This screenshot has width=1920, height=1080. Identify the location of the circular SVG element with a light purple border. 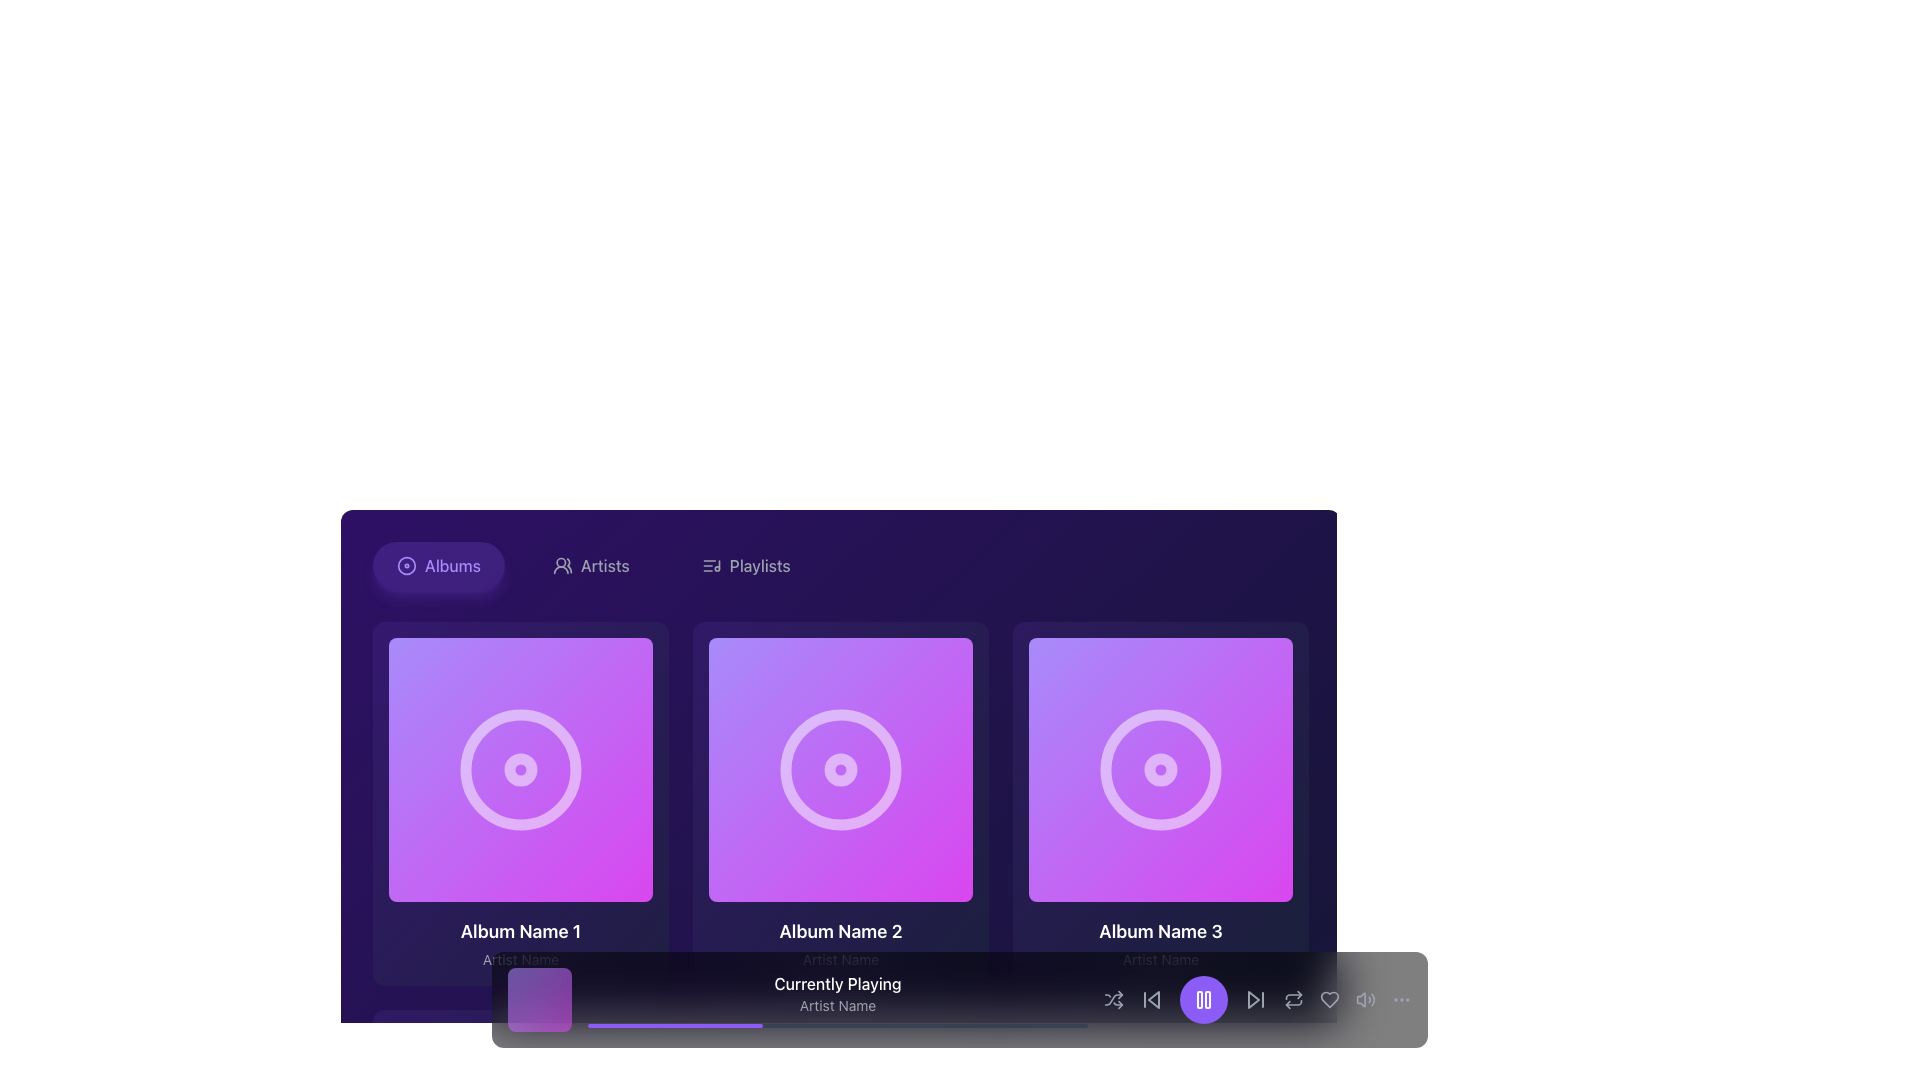
(840, 769).